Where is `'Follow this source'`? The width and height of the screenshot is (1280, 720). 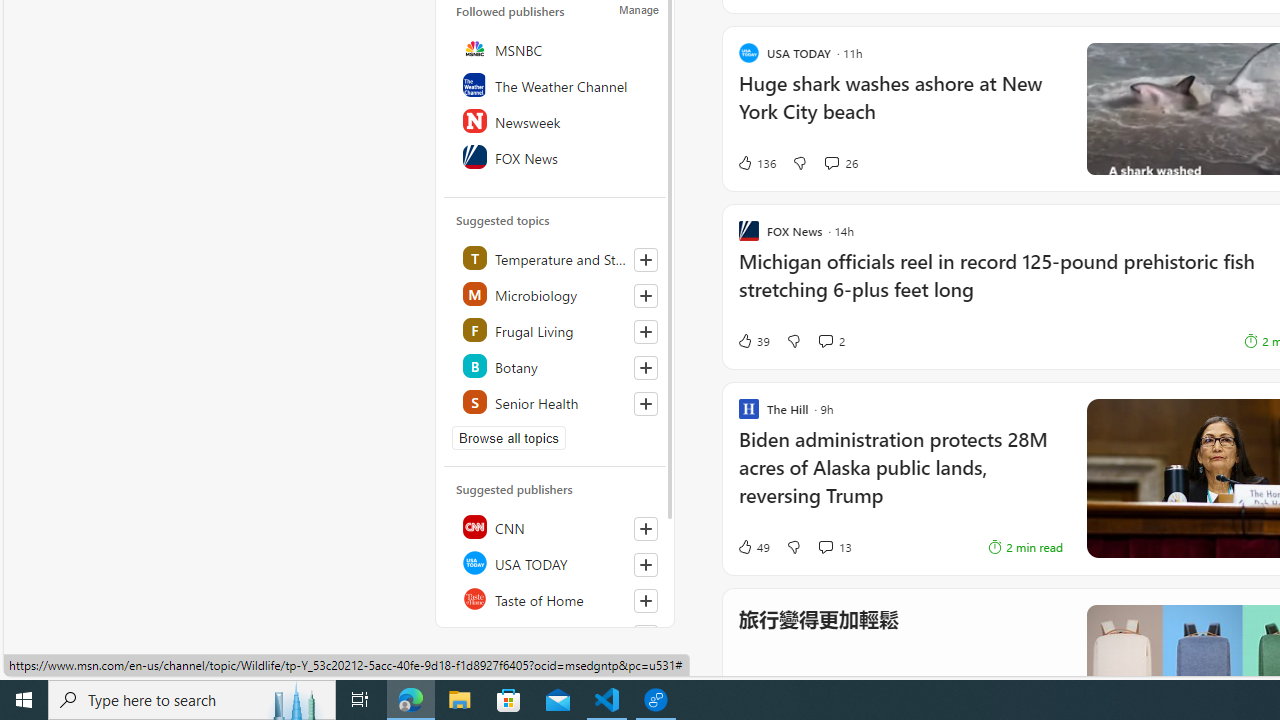
'Follow this source' is located at coordinates (645, 636).